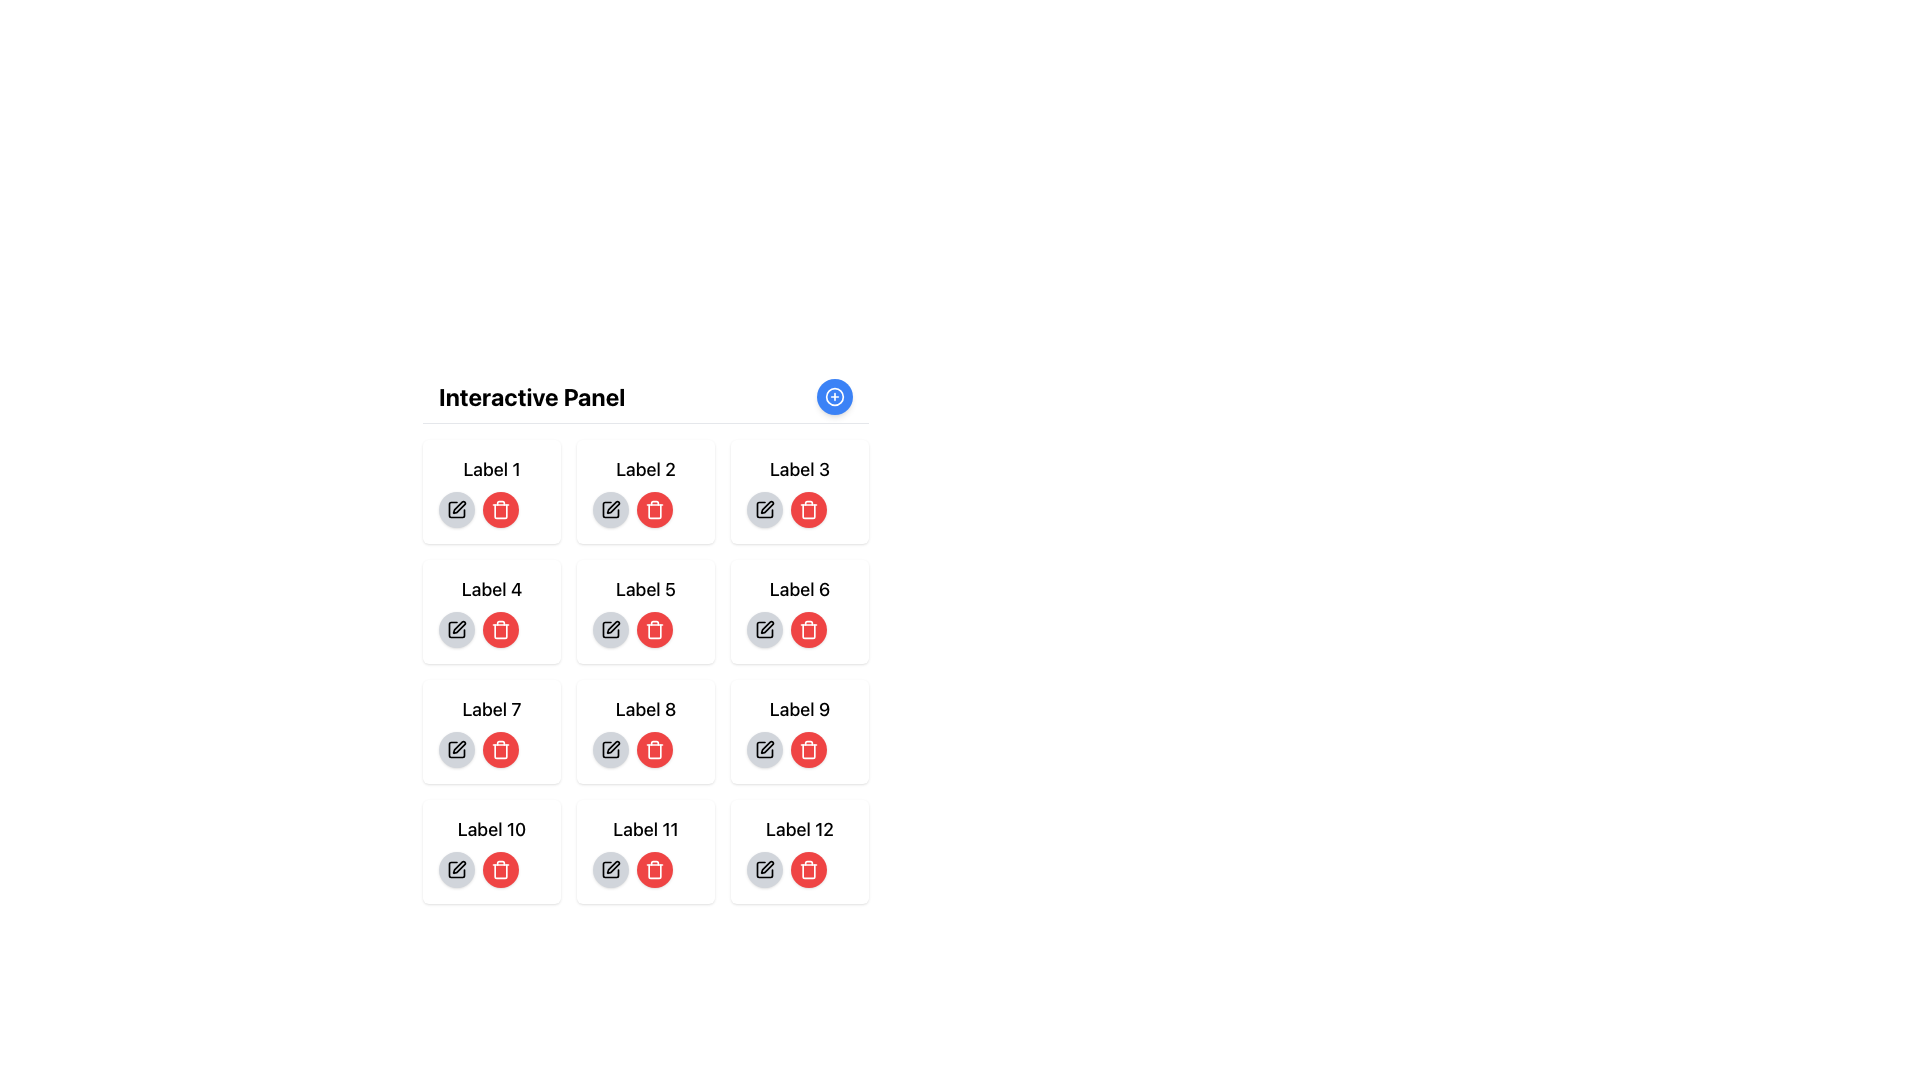  Describe the element at coordinates (455, 628) in the screenshot. I see `the Edit icon located to the left of the red trash bin icon associated with 'Label 4' to enable editing of the label's content` at that location.